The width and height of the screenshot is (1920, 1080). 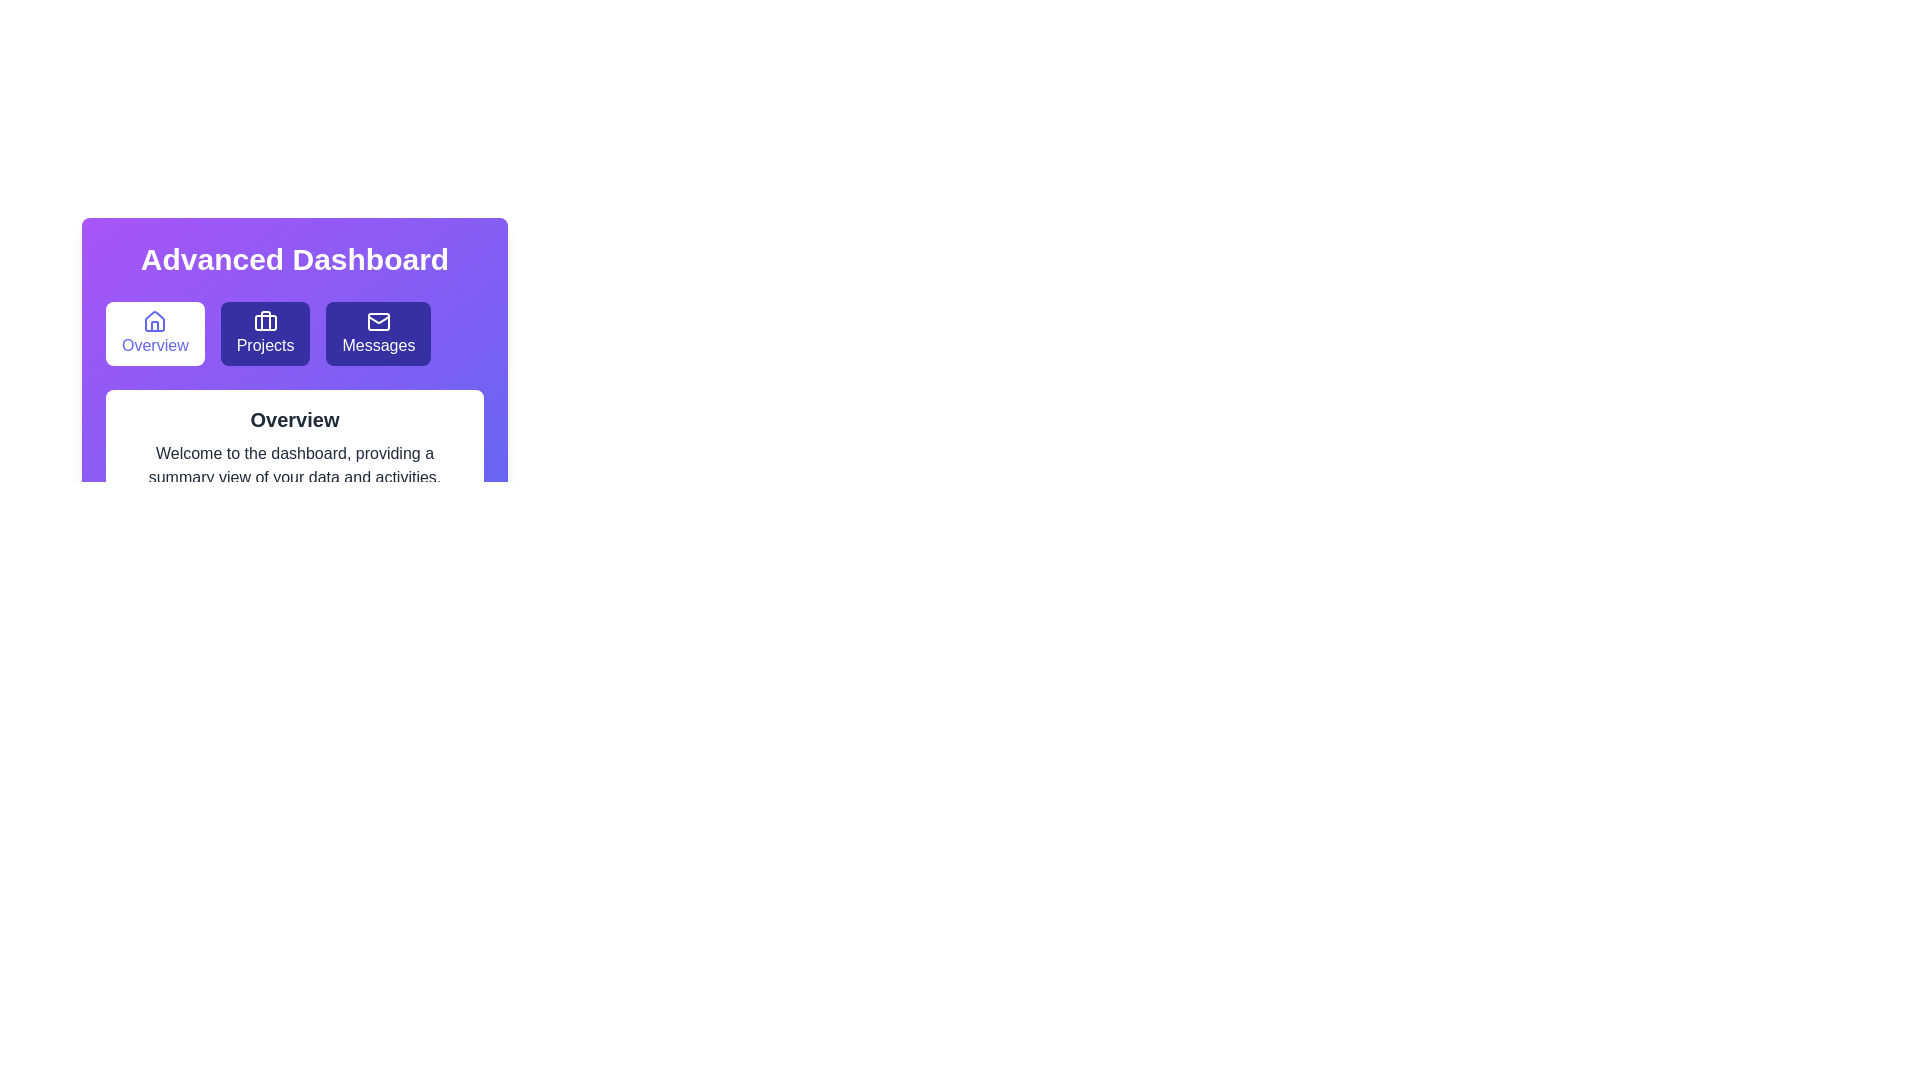 I want to click on the Overview tab by clicking its button, so click(x=153, y=333).